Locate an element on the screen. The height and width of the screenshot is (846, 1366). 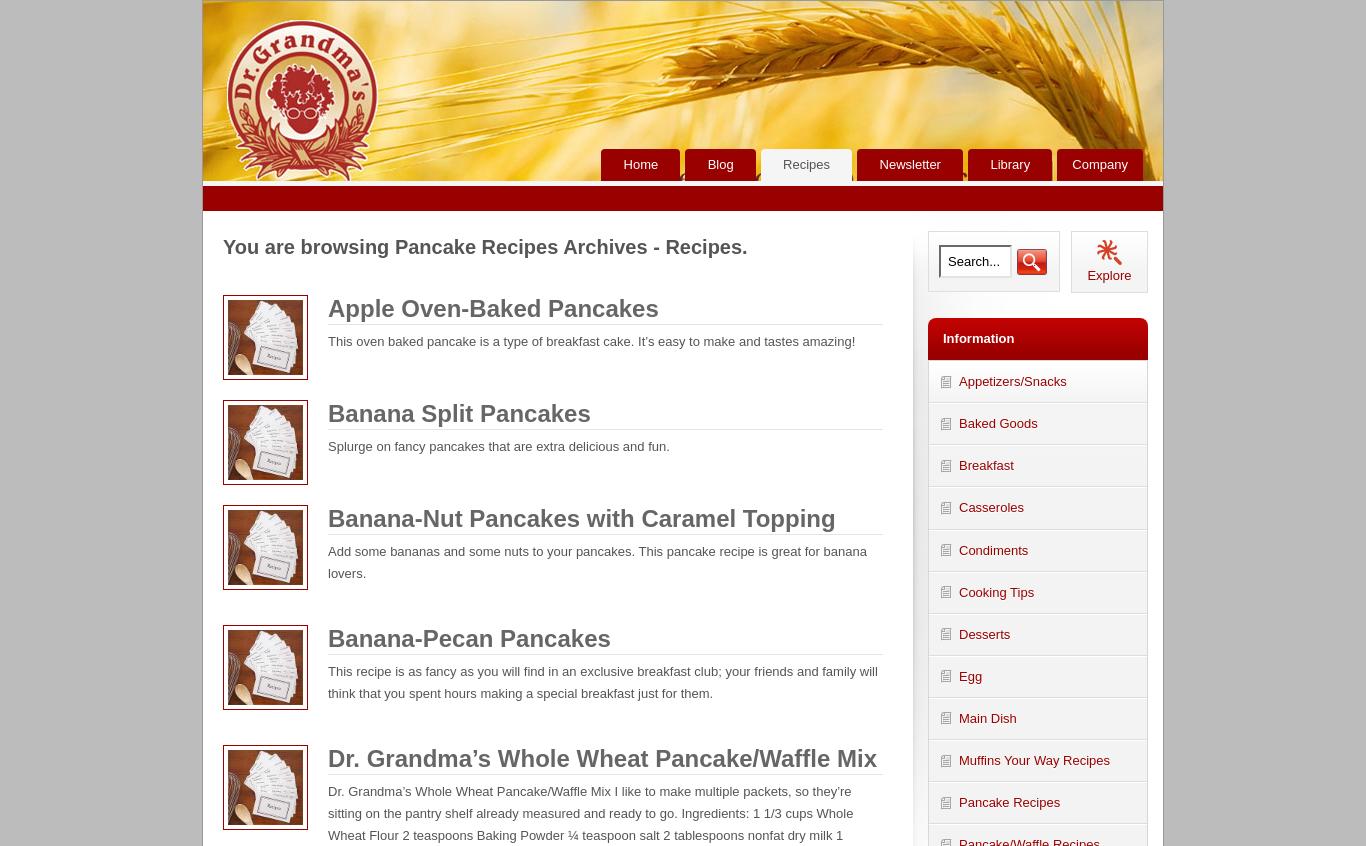
'Baked Goods' is located at coordinates (997, 423).